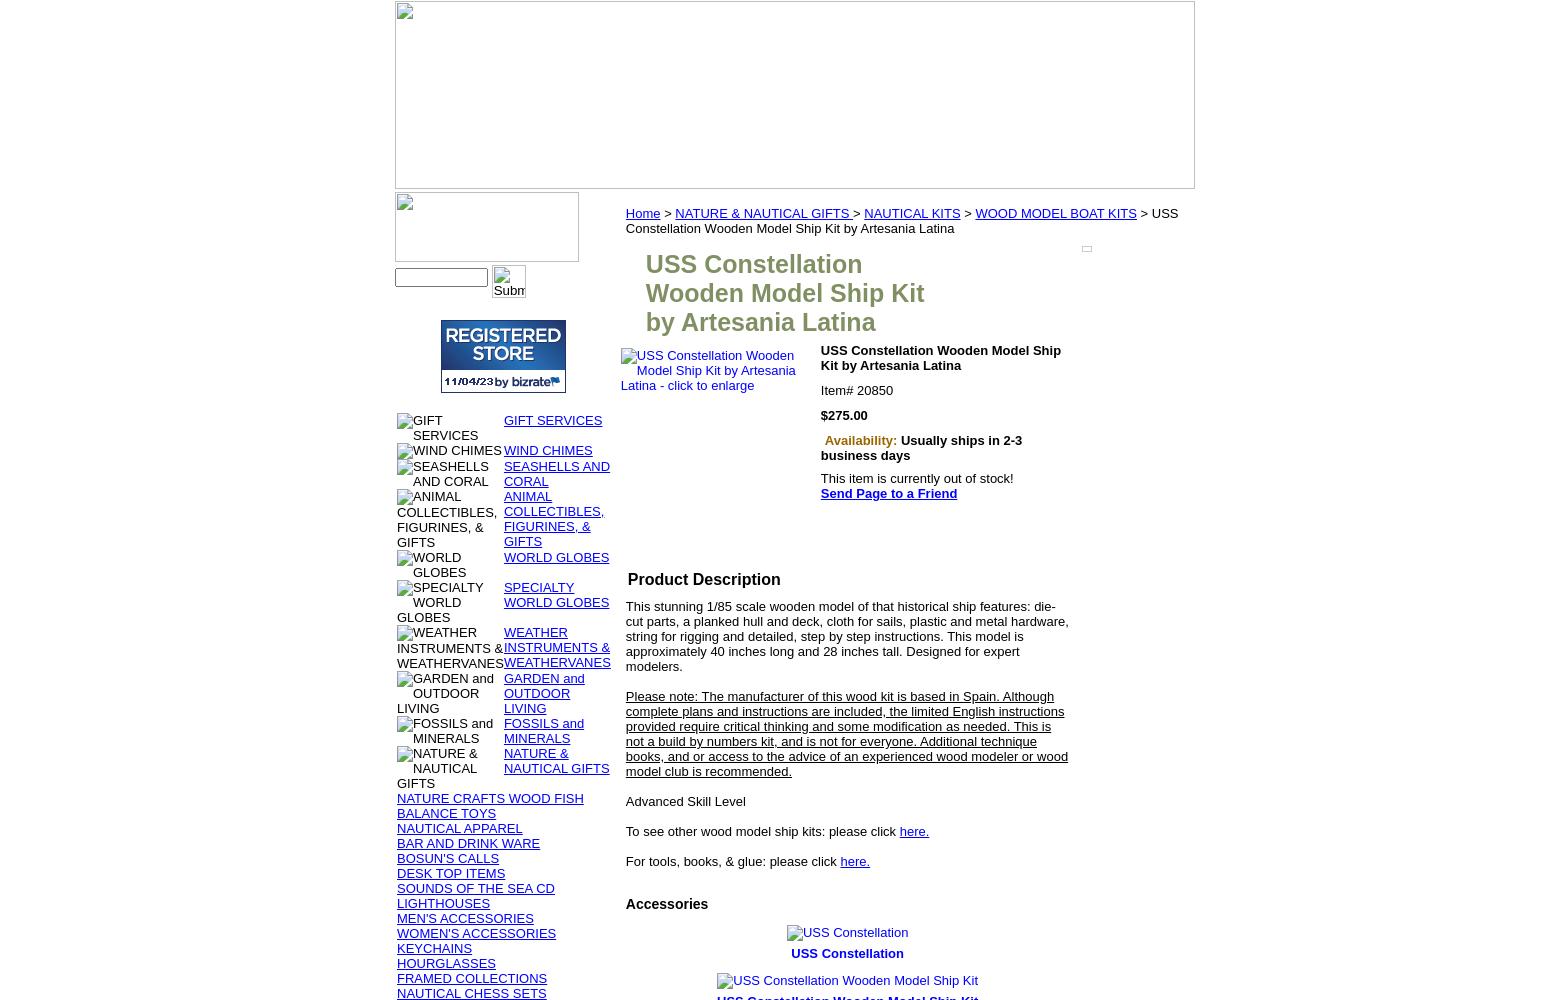 This screenshot has width=1550, height=1000. What do you see at coordinates (443, 903) in the screenshot?
I see `'LIGHTHOUSES'` at bounding box center [443, 903].